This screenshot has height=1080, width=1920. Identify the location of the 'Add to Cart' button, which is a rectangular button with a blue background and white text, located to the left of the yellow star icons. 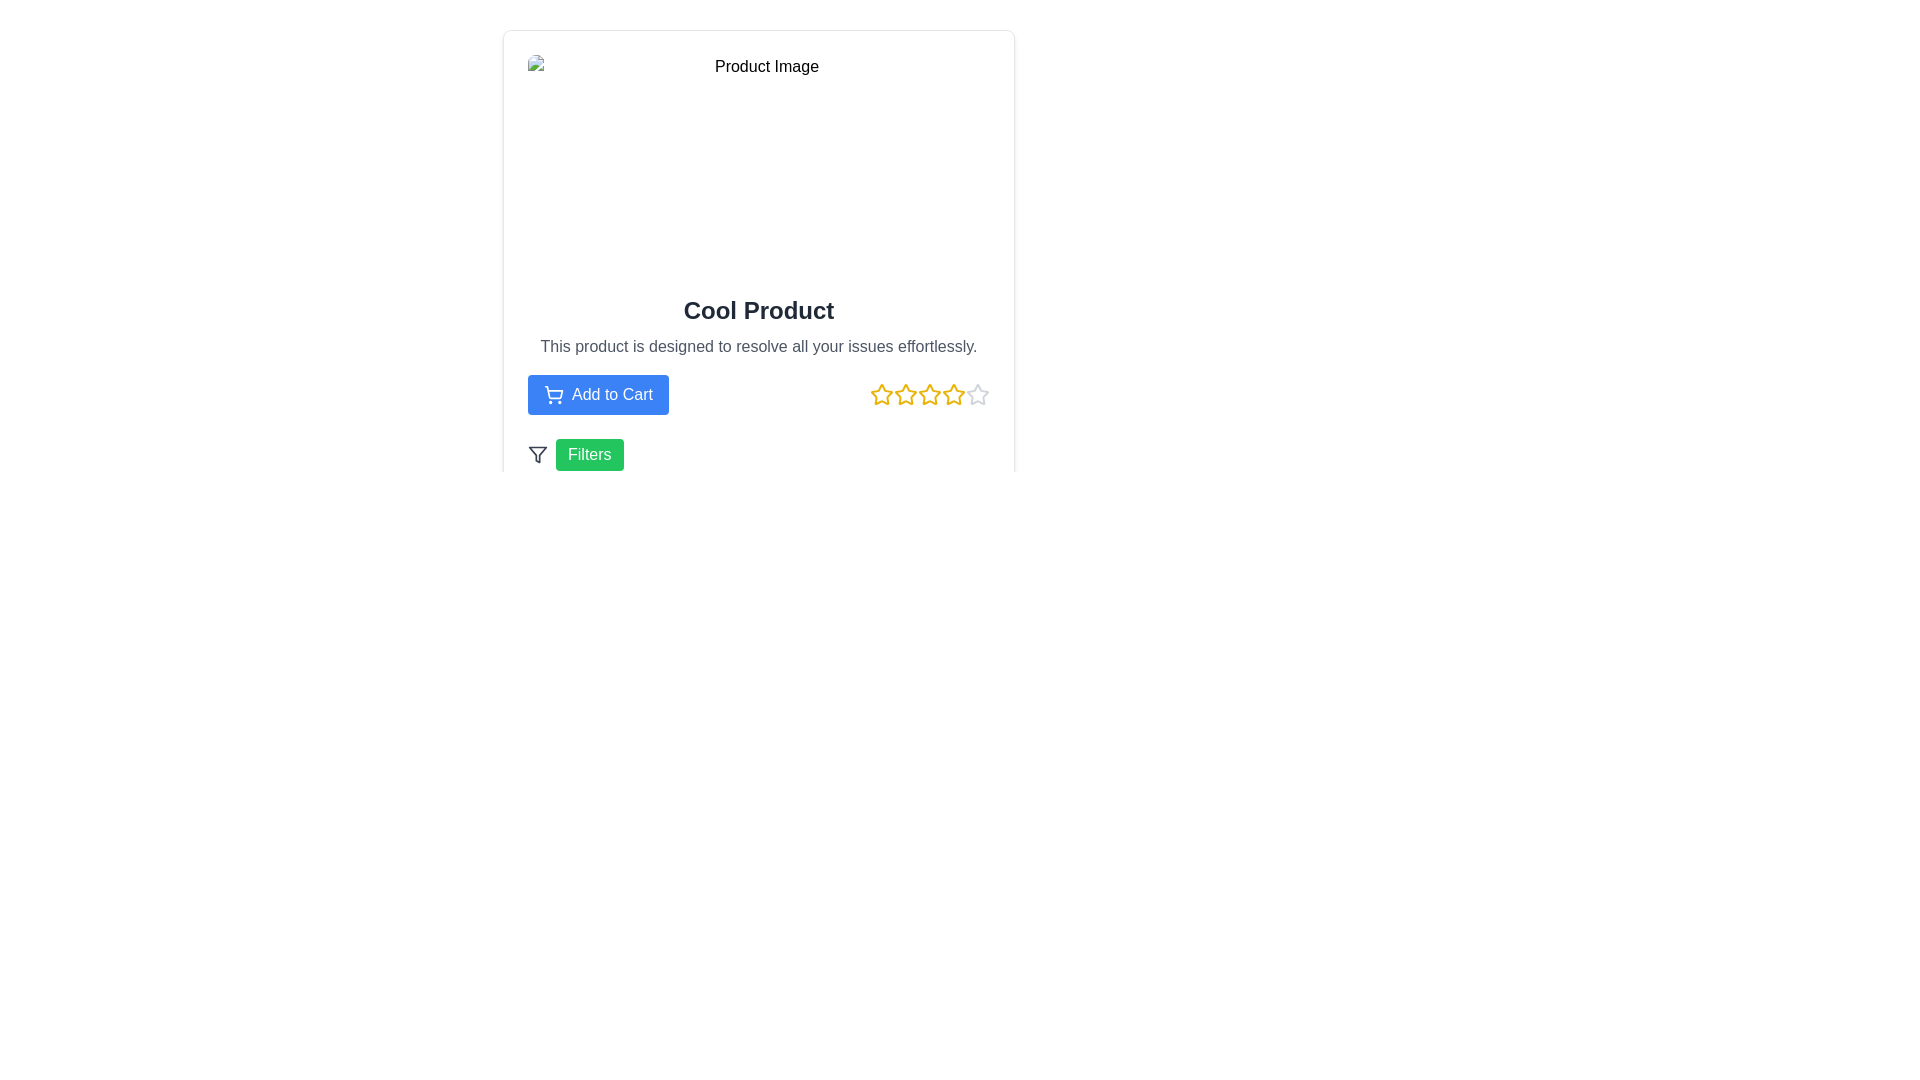
(597, 394).